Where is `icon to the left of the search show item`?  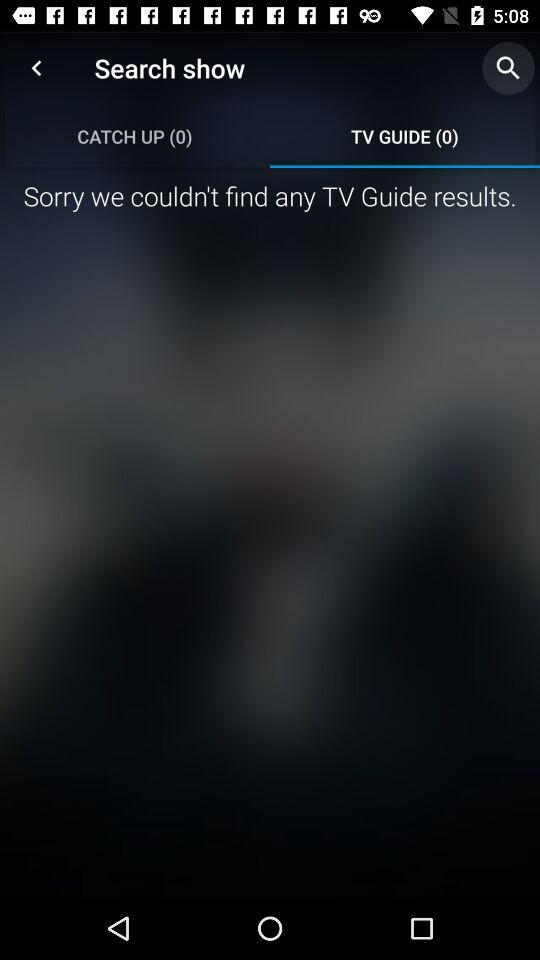
icon to the left of the search show item is located at coordinates (36, 68).